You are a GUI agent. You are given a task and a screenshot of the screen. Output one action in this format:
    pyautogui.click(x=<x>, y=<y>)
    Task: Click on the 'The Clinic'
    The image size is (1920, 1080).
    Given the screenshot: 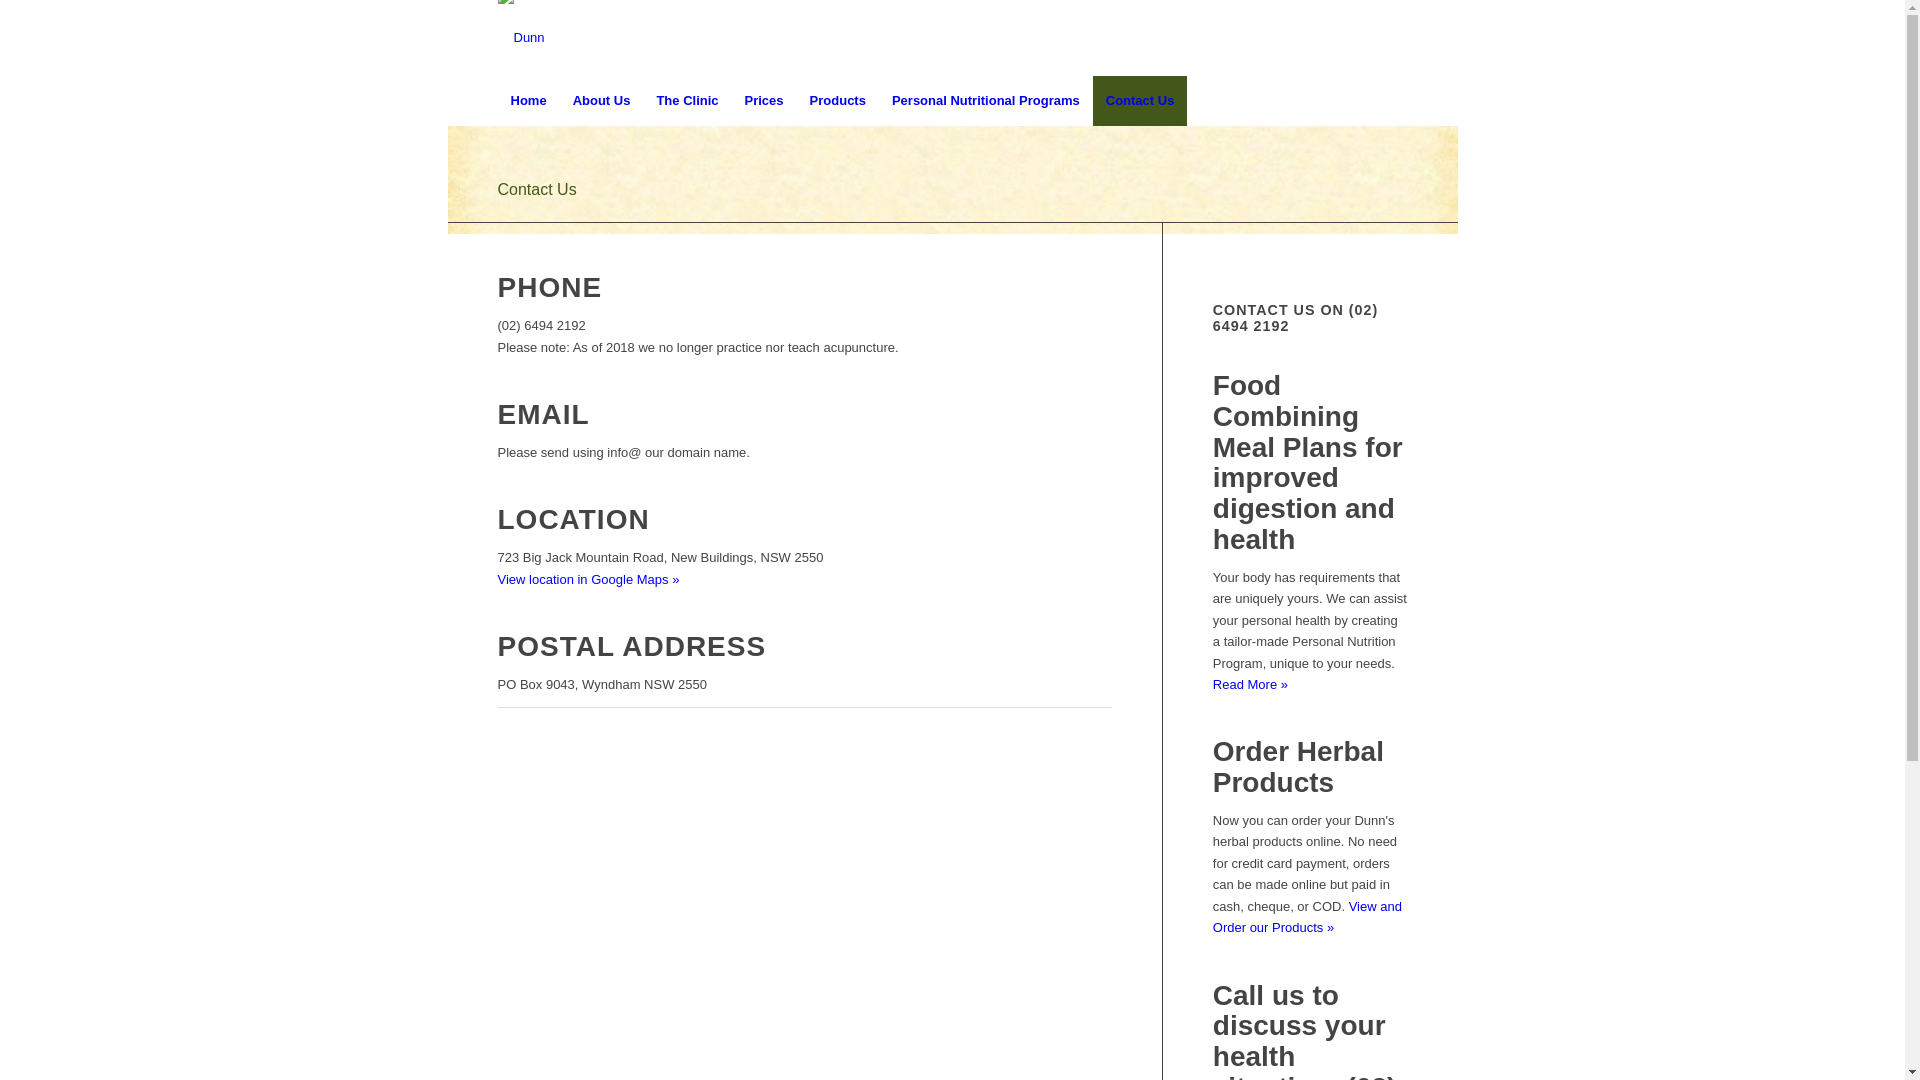 What is the action you would take?
    pyautogui.click(x=686, y=100)
    